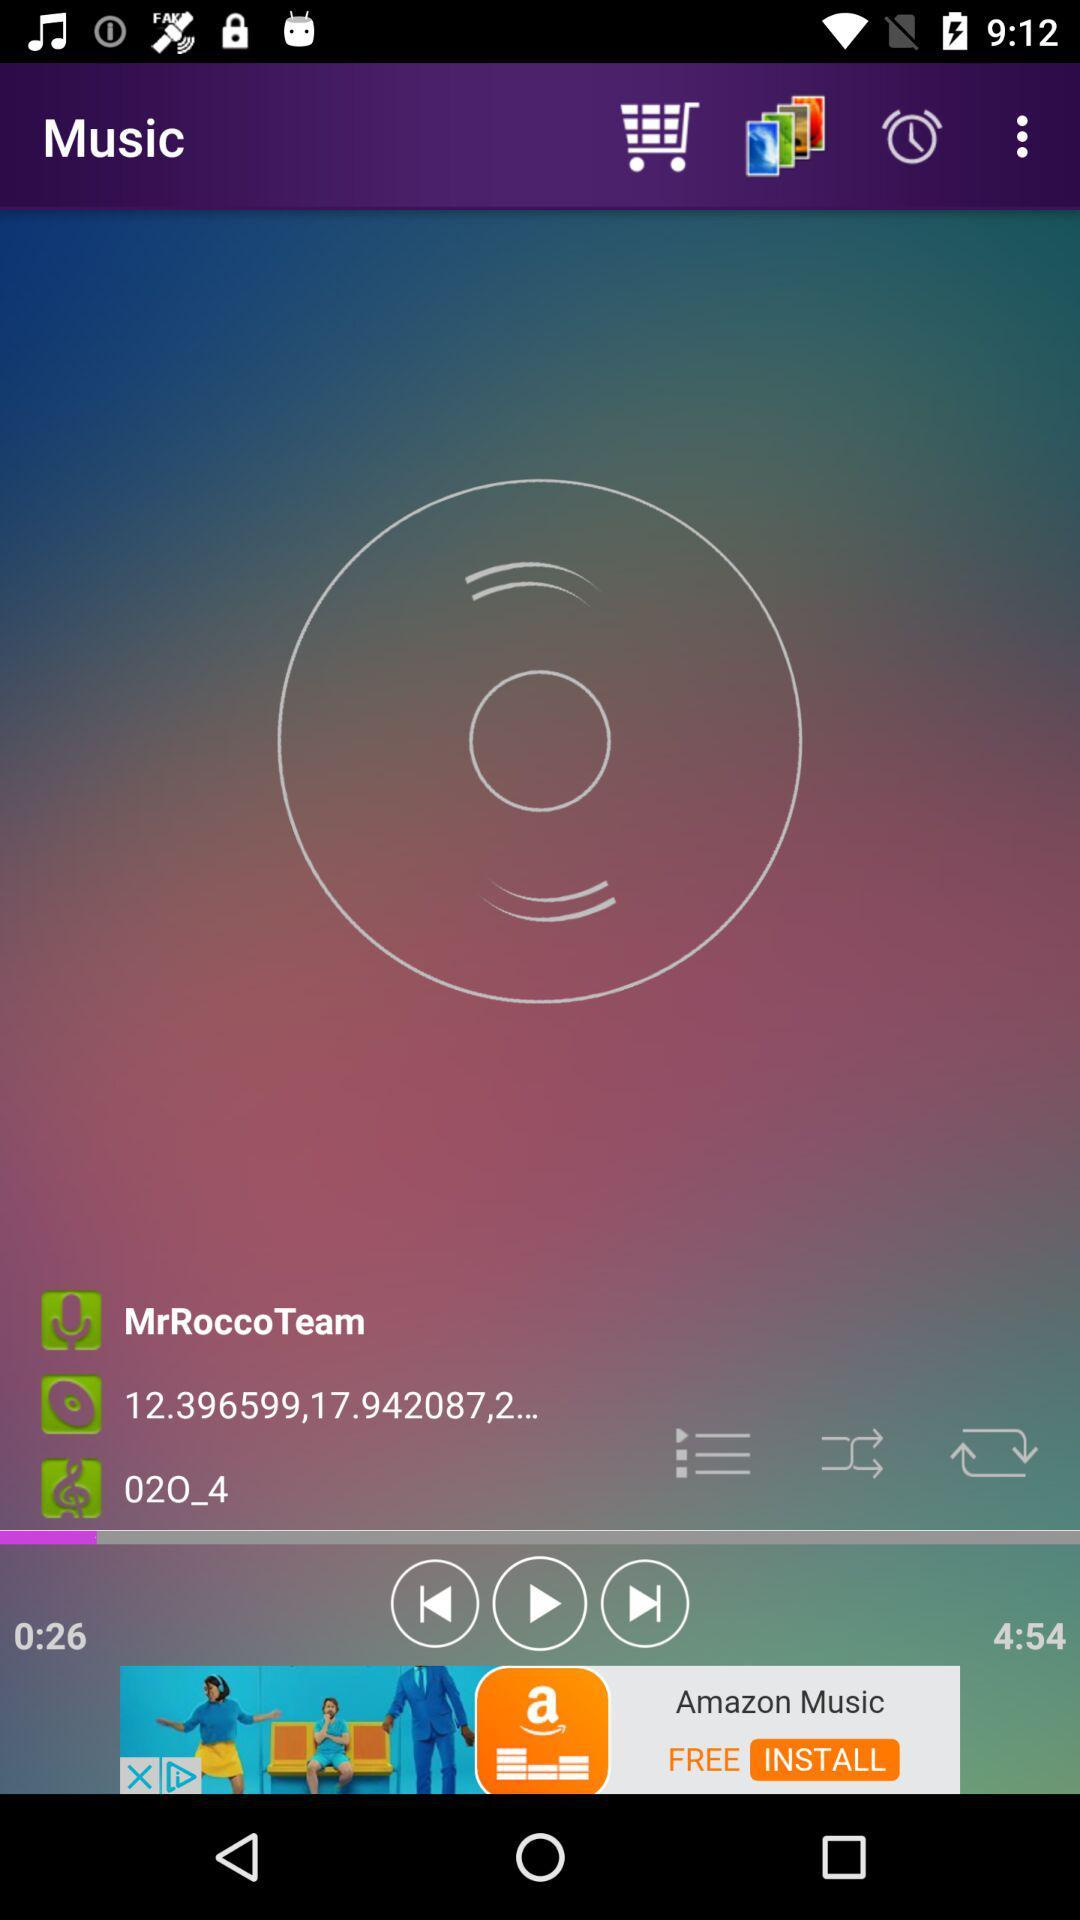  I want to click on the skip_previous icon, so click(434, 1603).